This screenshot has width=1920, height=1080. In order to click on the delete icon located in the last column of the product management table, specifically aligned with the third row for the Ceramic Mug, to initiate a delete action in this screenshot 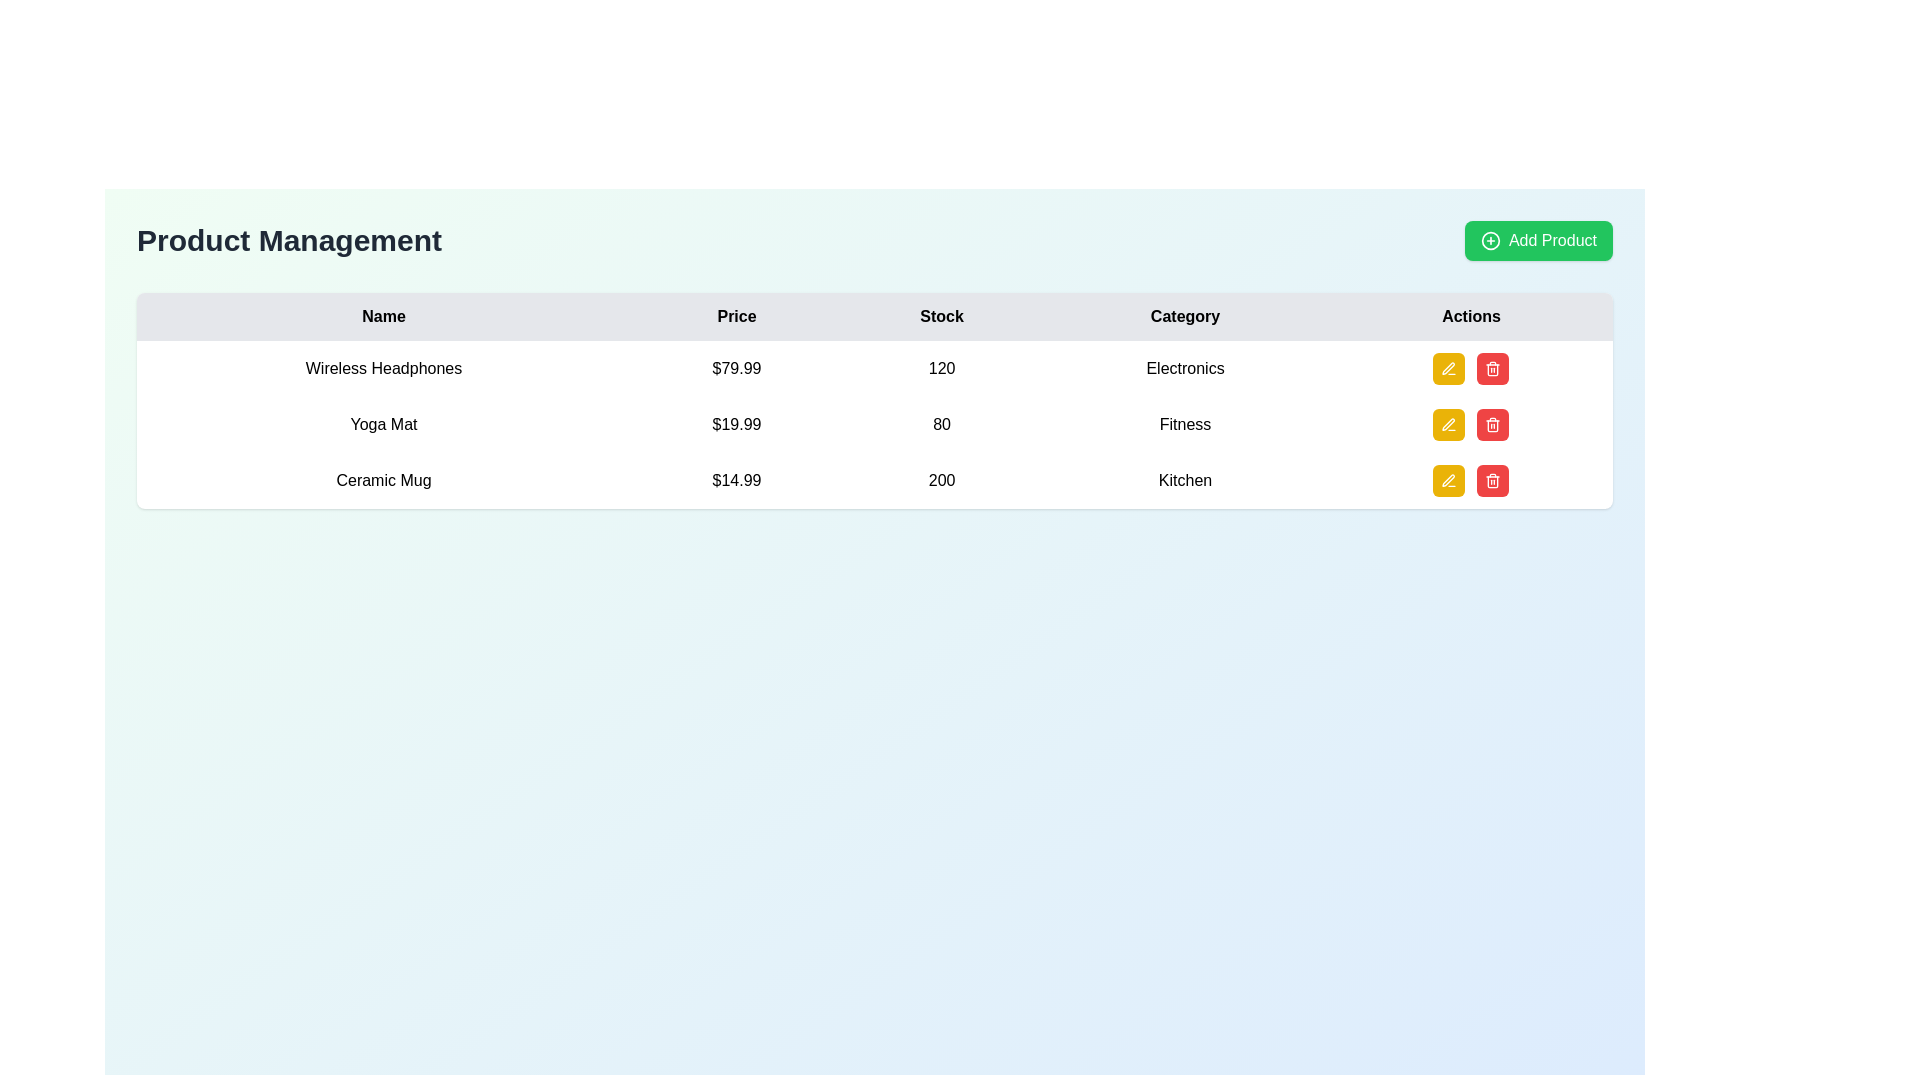, I will do `click(1493, 369)`.